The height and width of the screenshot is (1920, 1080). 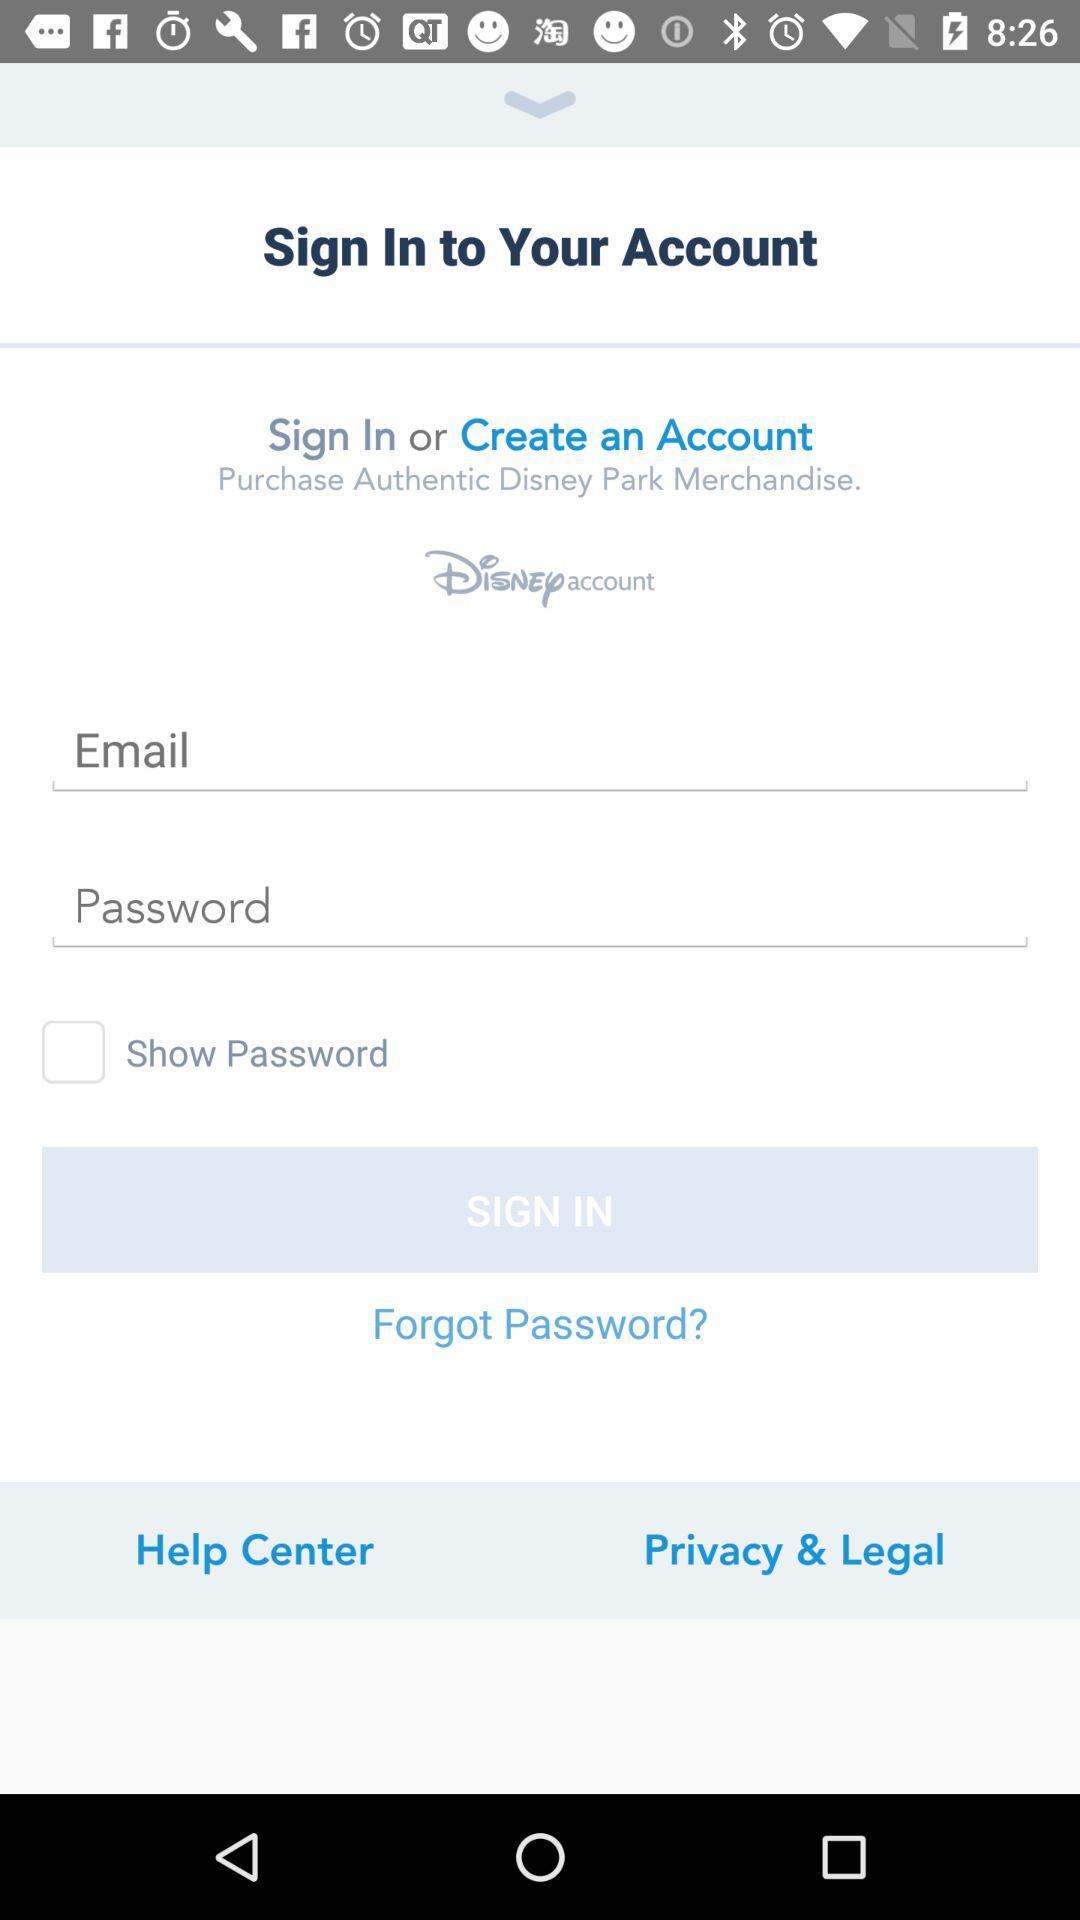 I want to click on the item next to  or  icon, so click(x=636, y=434).